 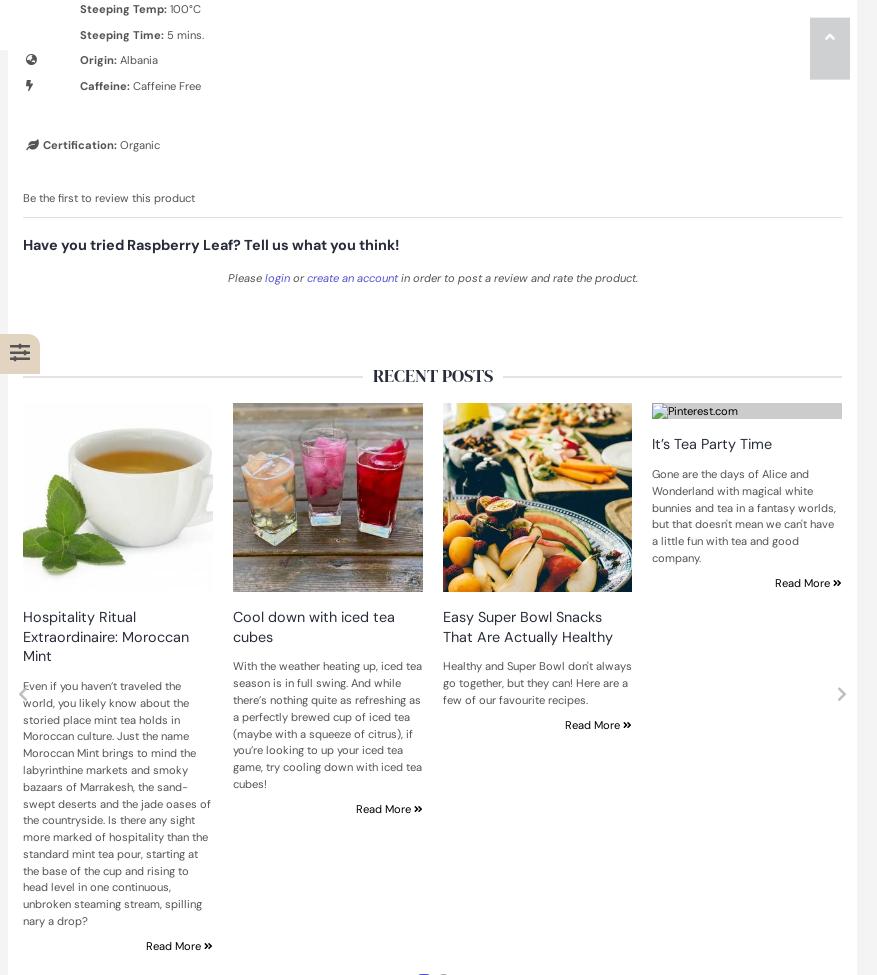 What do you see at coordinates (515, 277) in the screenshot?
I see `'in order to post a review and rate the product.'` at bounding box center [515, 277].